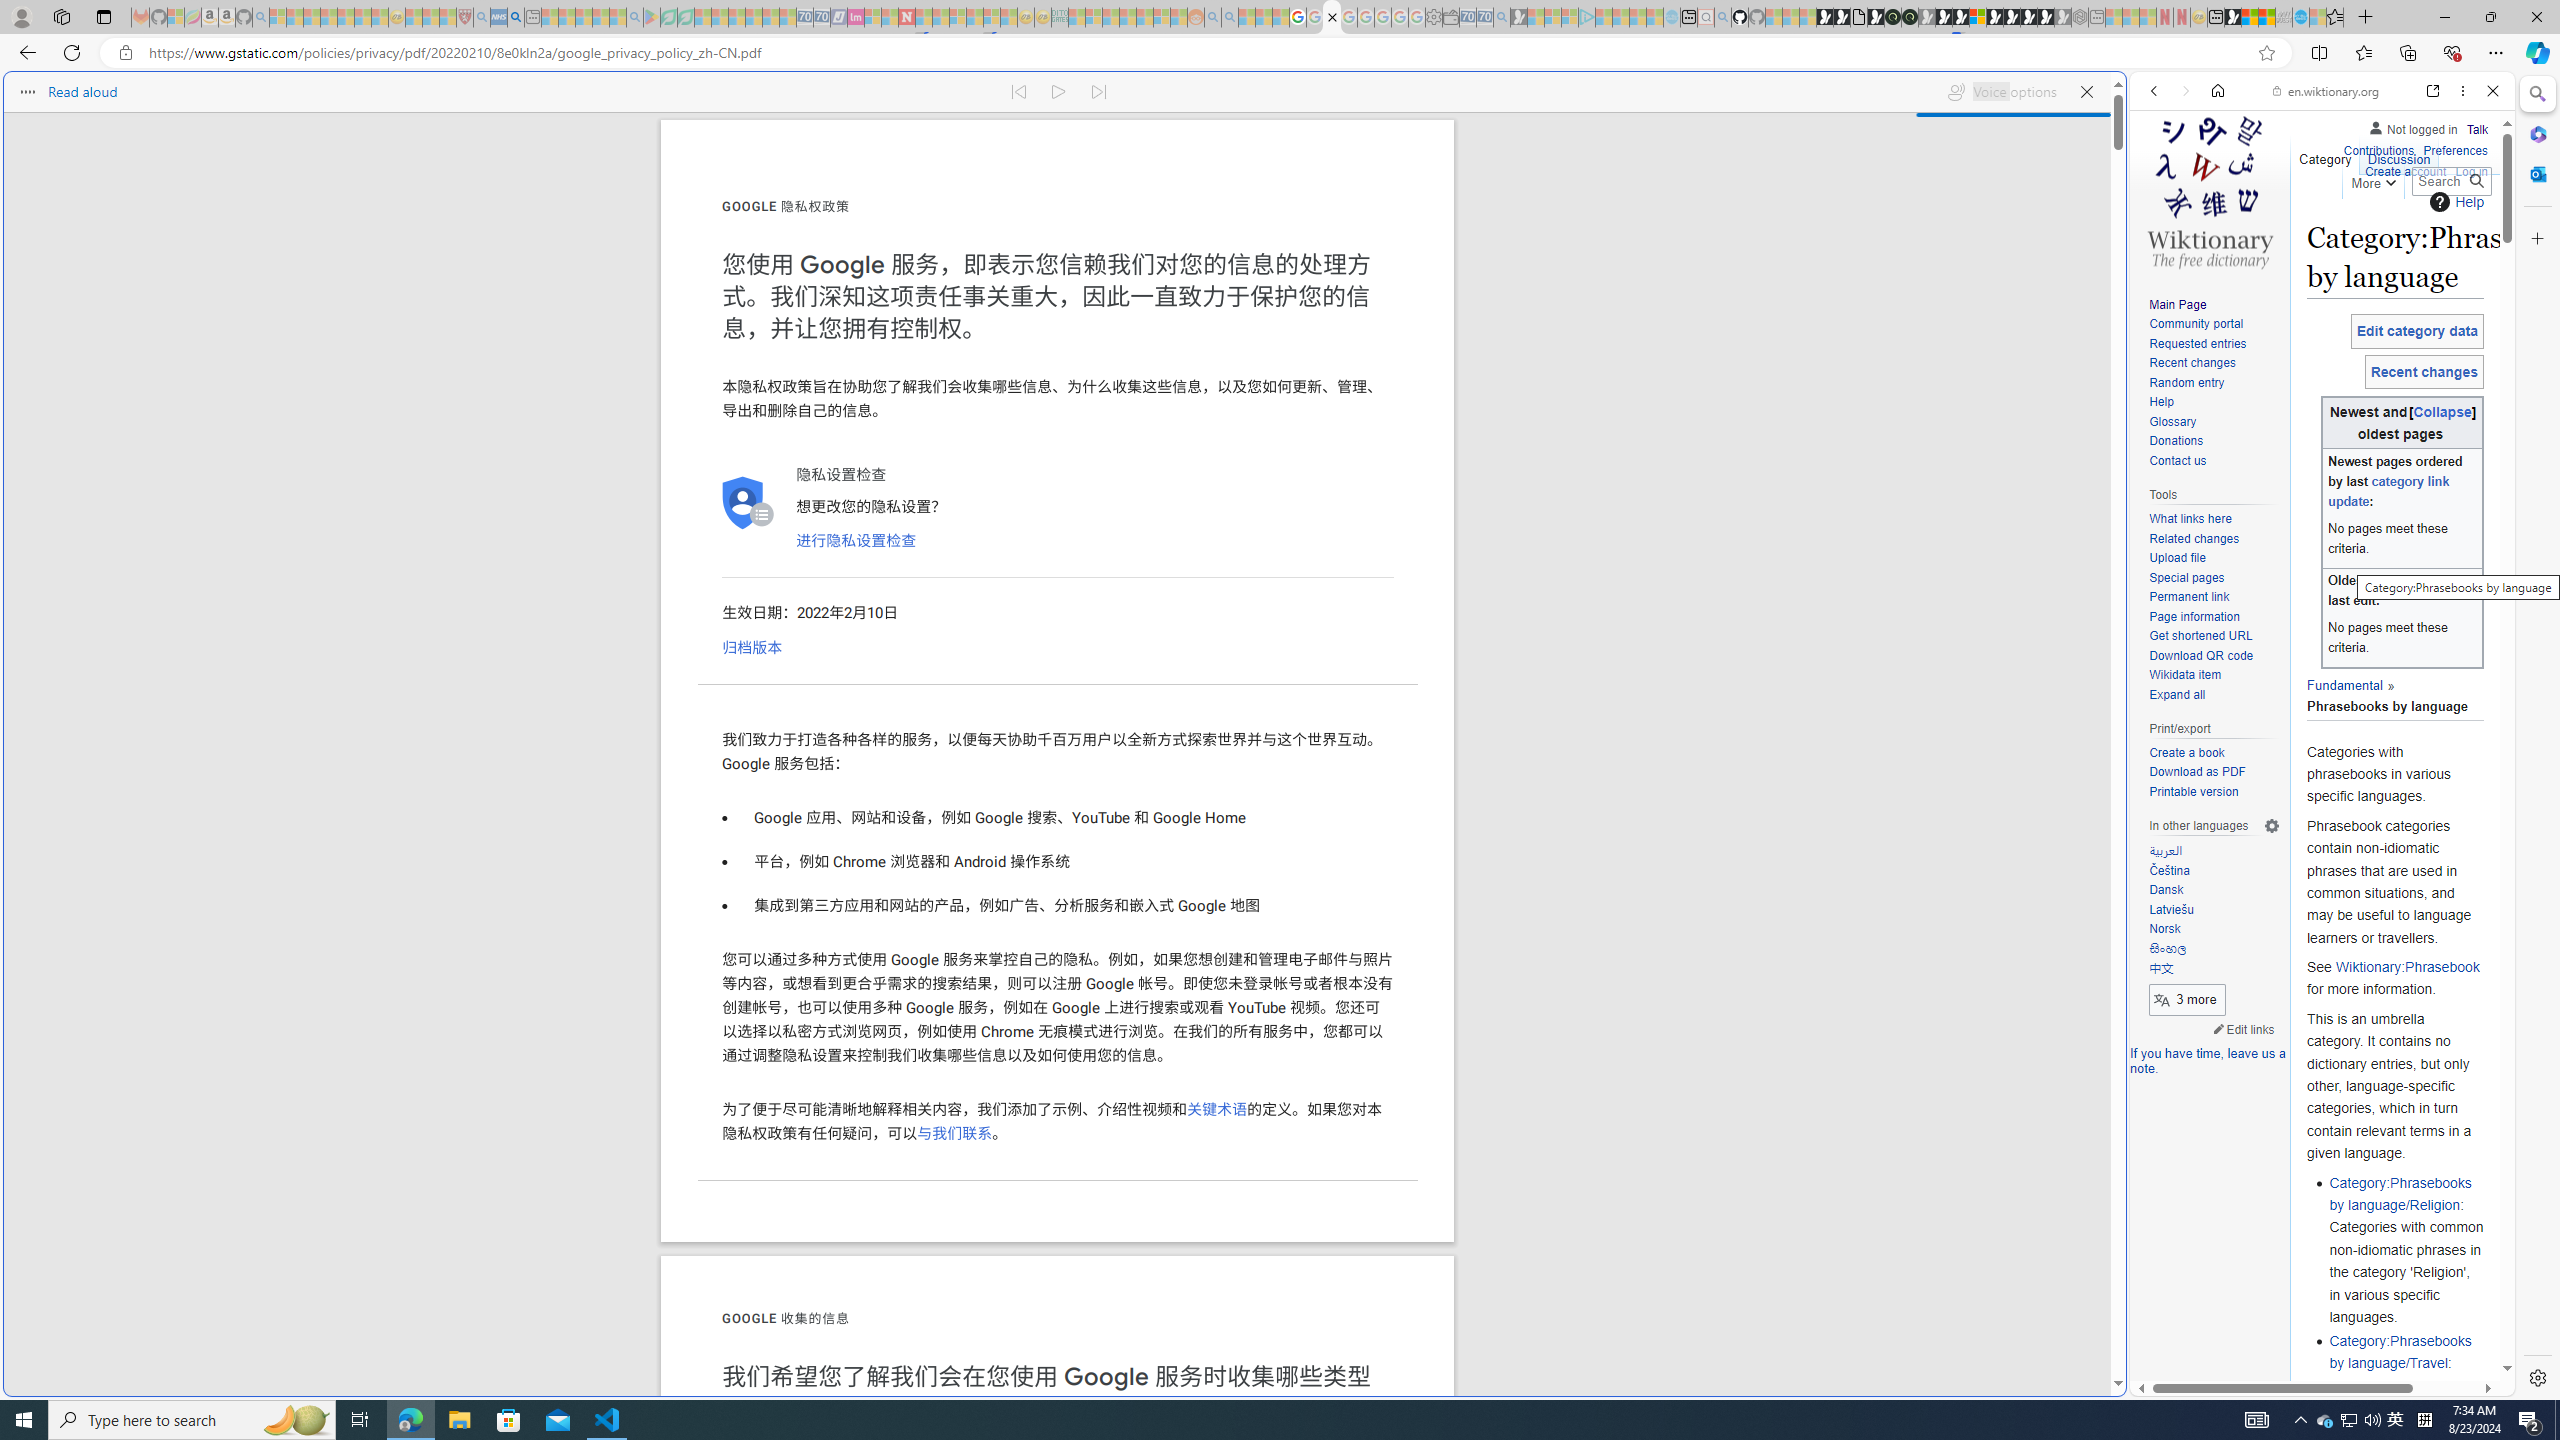  I want to click on 'Discussion', so click(2397, 154).